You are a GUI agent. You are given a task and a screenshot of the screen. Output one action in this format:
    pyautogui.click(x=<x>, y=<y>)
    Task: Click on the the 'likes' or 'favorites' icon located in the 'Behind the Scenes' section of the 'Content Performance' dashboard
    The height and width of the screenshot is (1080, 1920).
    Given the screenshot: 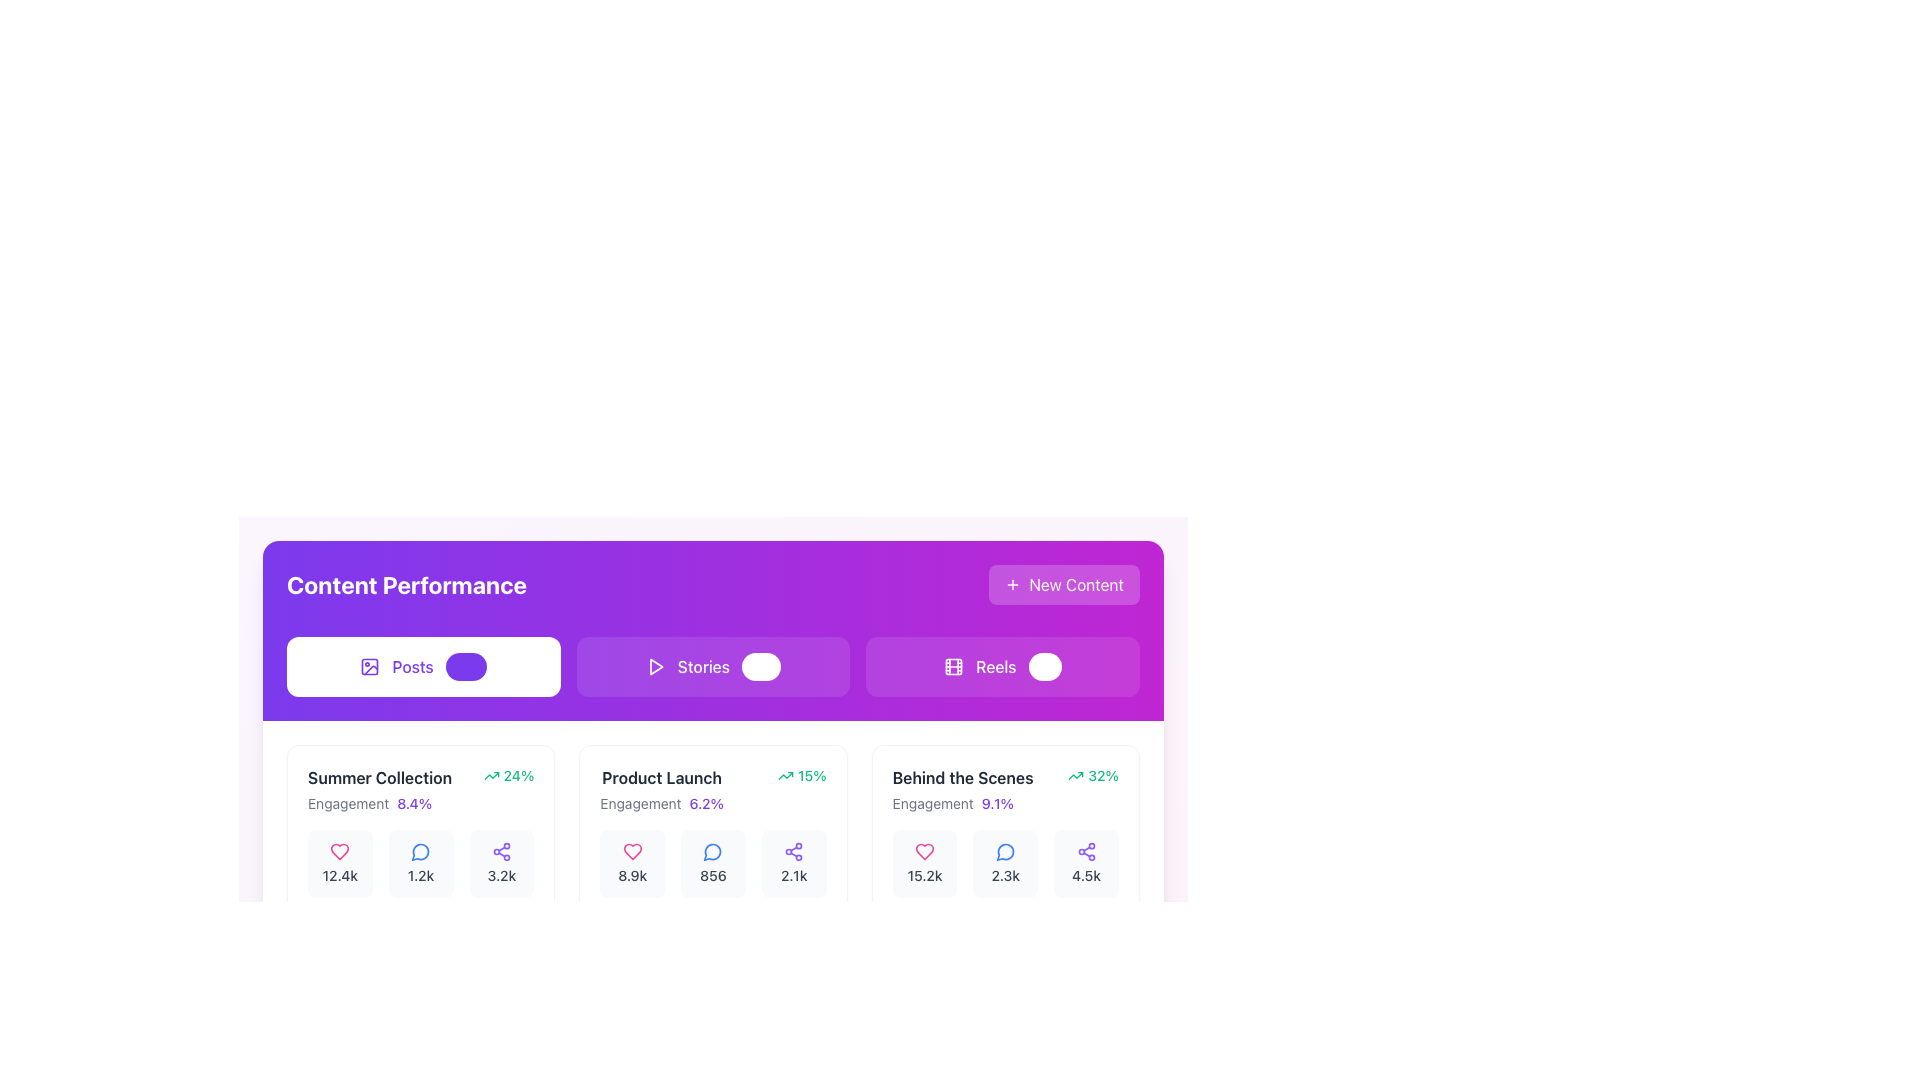 What is the action you would take?
    pyautogui.click(x=924, y=852)
    